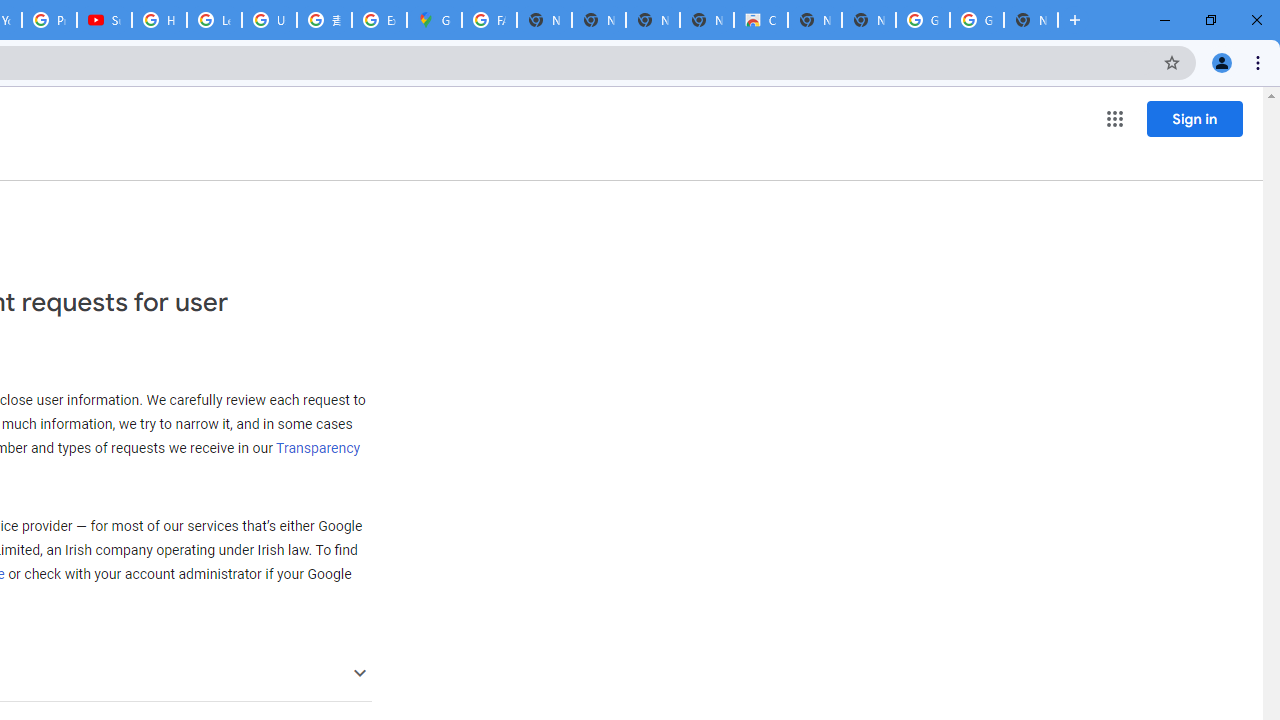 The image size is (1280, 720). I want to click on 'Google Maps', so click(433, 20).